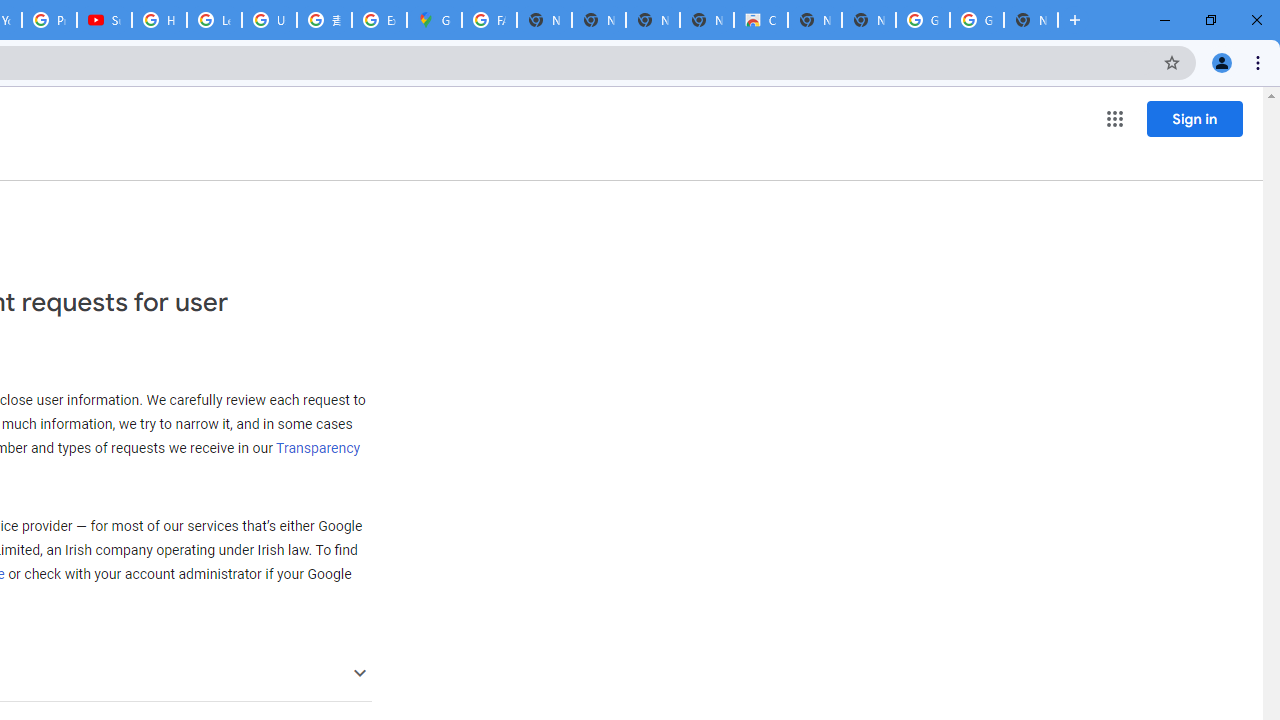 The image size is (1280, 720). I want to click on 'Google Maps', so click(433, 20).